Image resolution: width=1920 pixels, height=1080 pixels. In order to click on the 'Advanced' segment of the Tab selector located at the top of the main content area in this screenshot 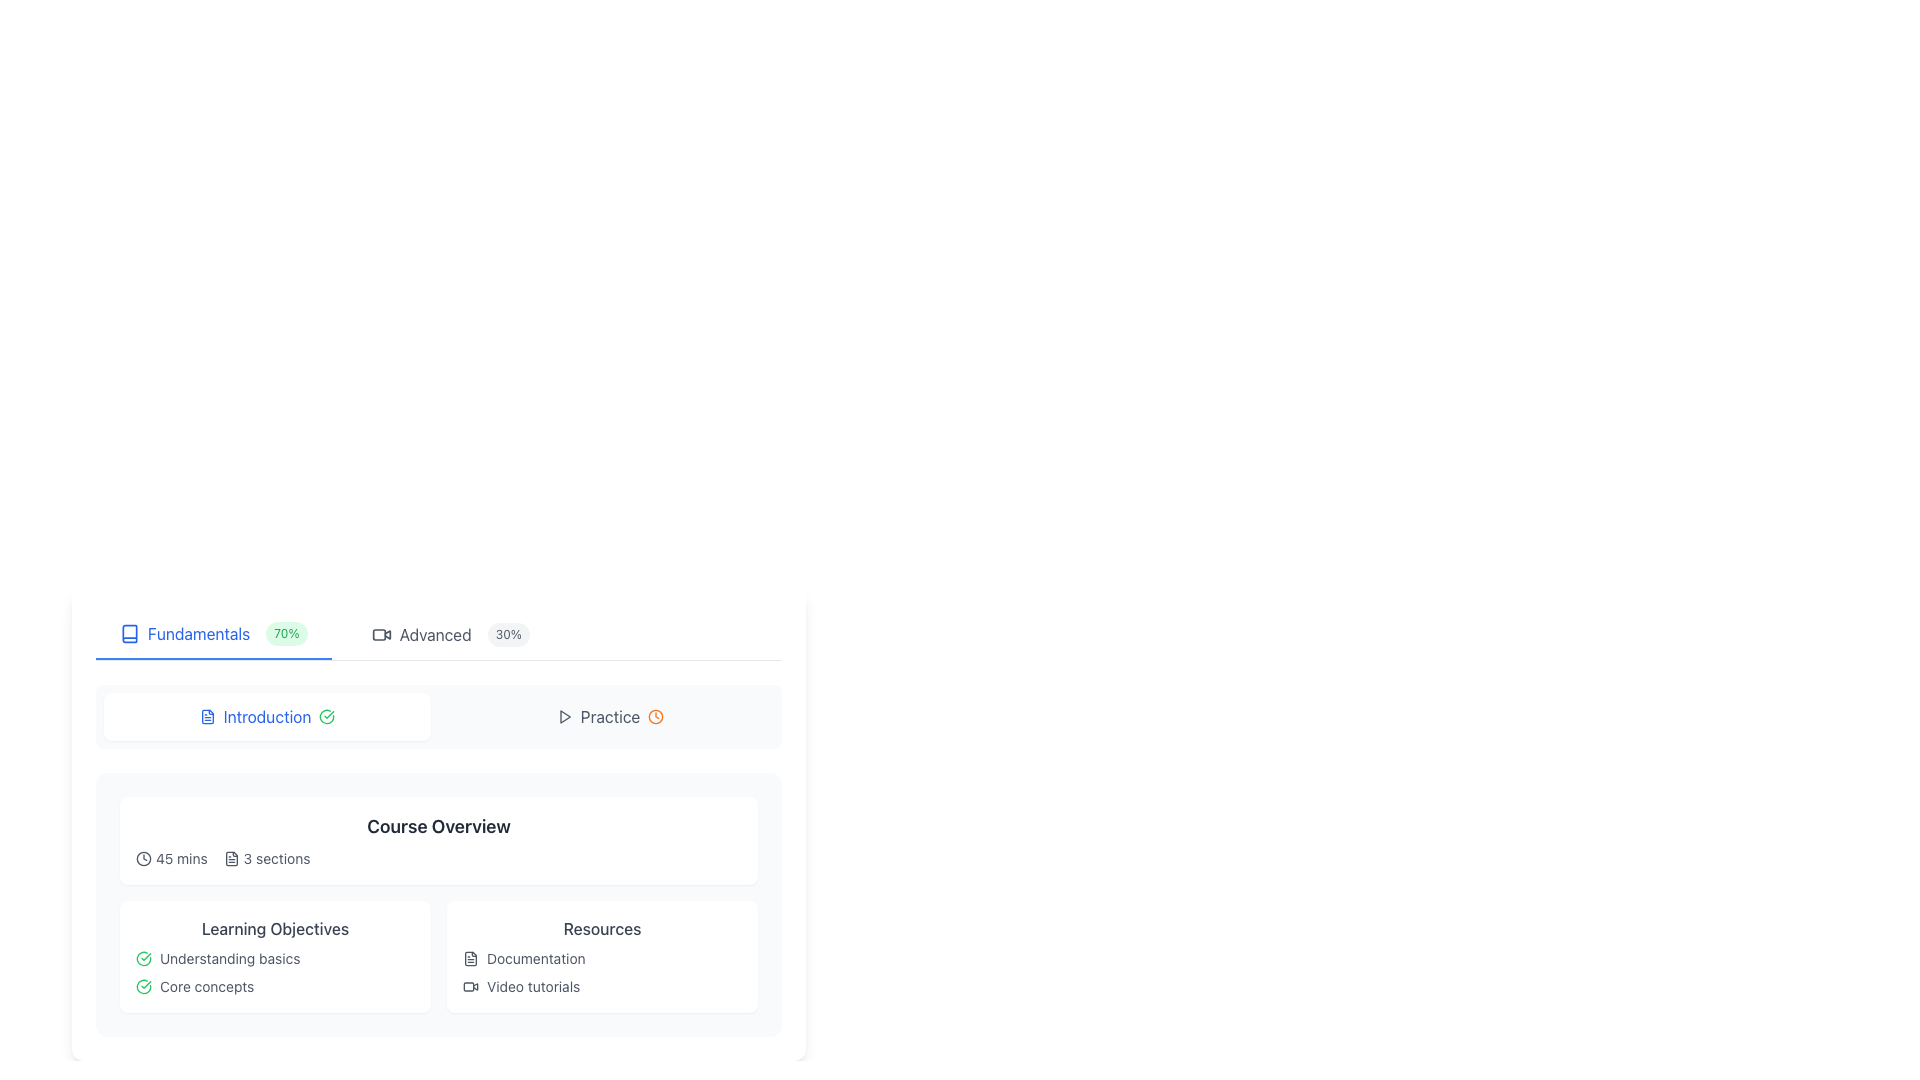, I will do `click(437, 635)`.